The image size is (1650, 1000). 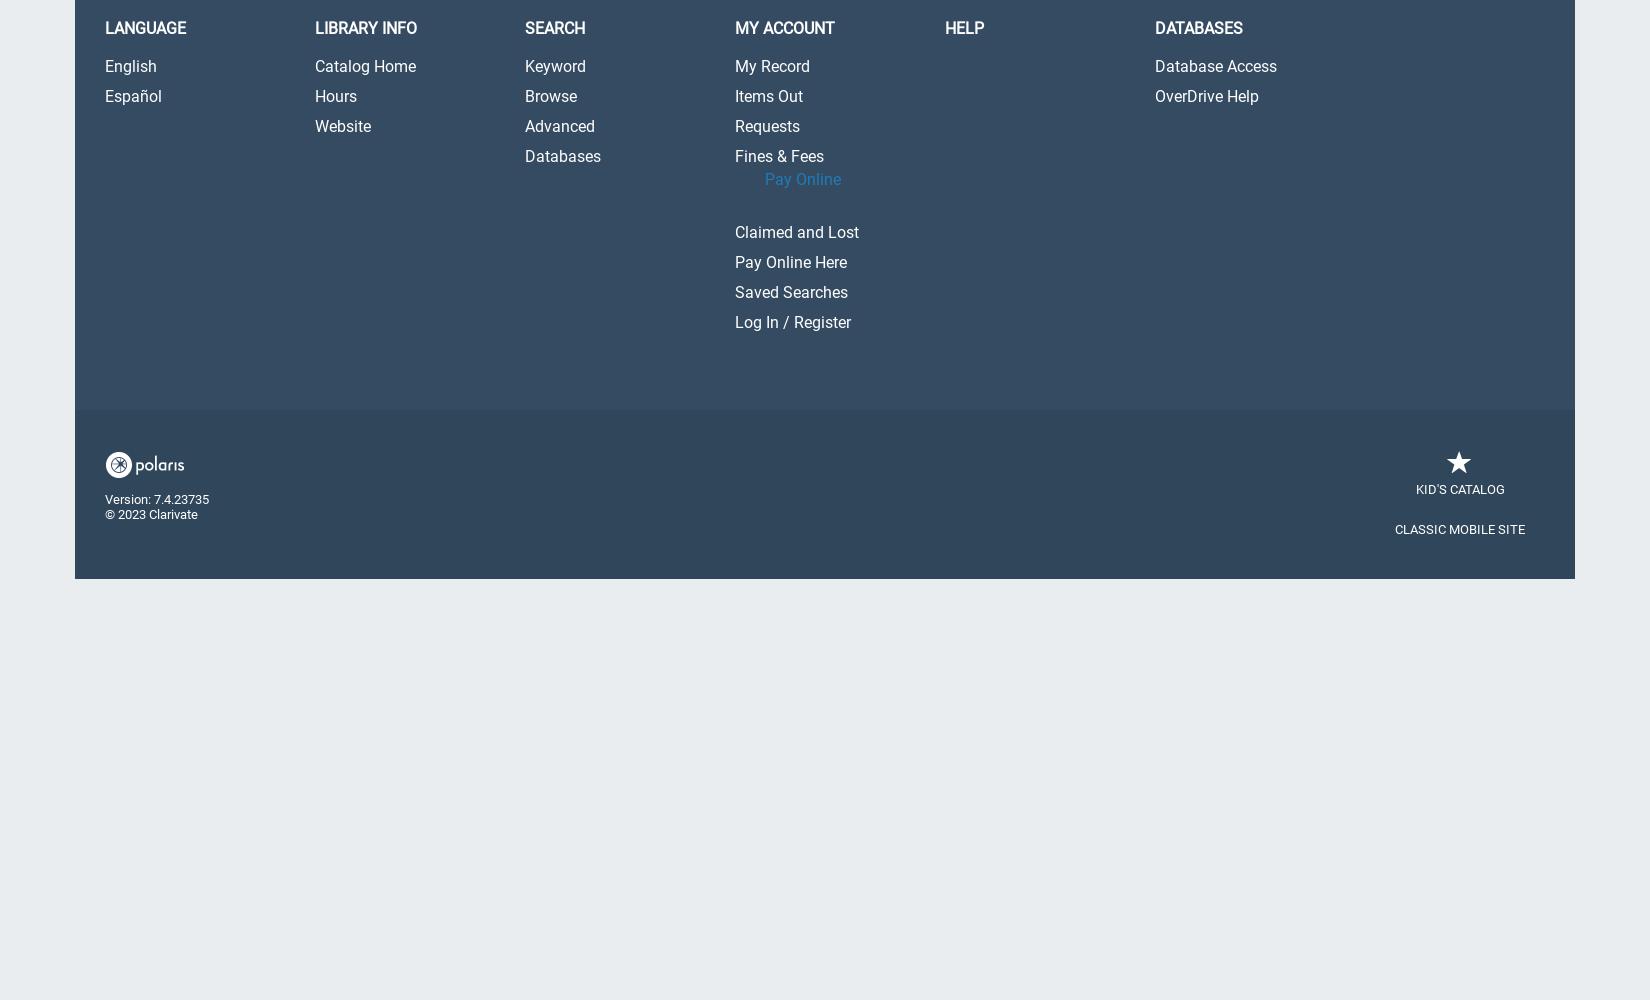 I want to click on 'OverDrive Help', so click(x=1206, y=95).